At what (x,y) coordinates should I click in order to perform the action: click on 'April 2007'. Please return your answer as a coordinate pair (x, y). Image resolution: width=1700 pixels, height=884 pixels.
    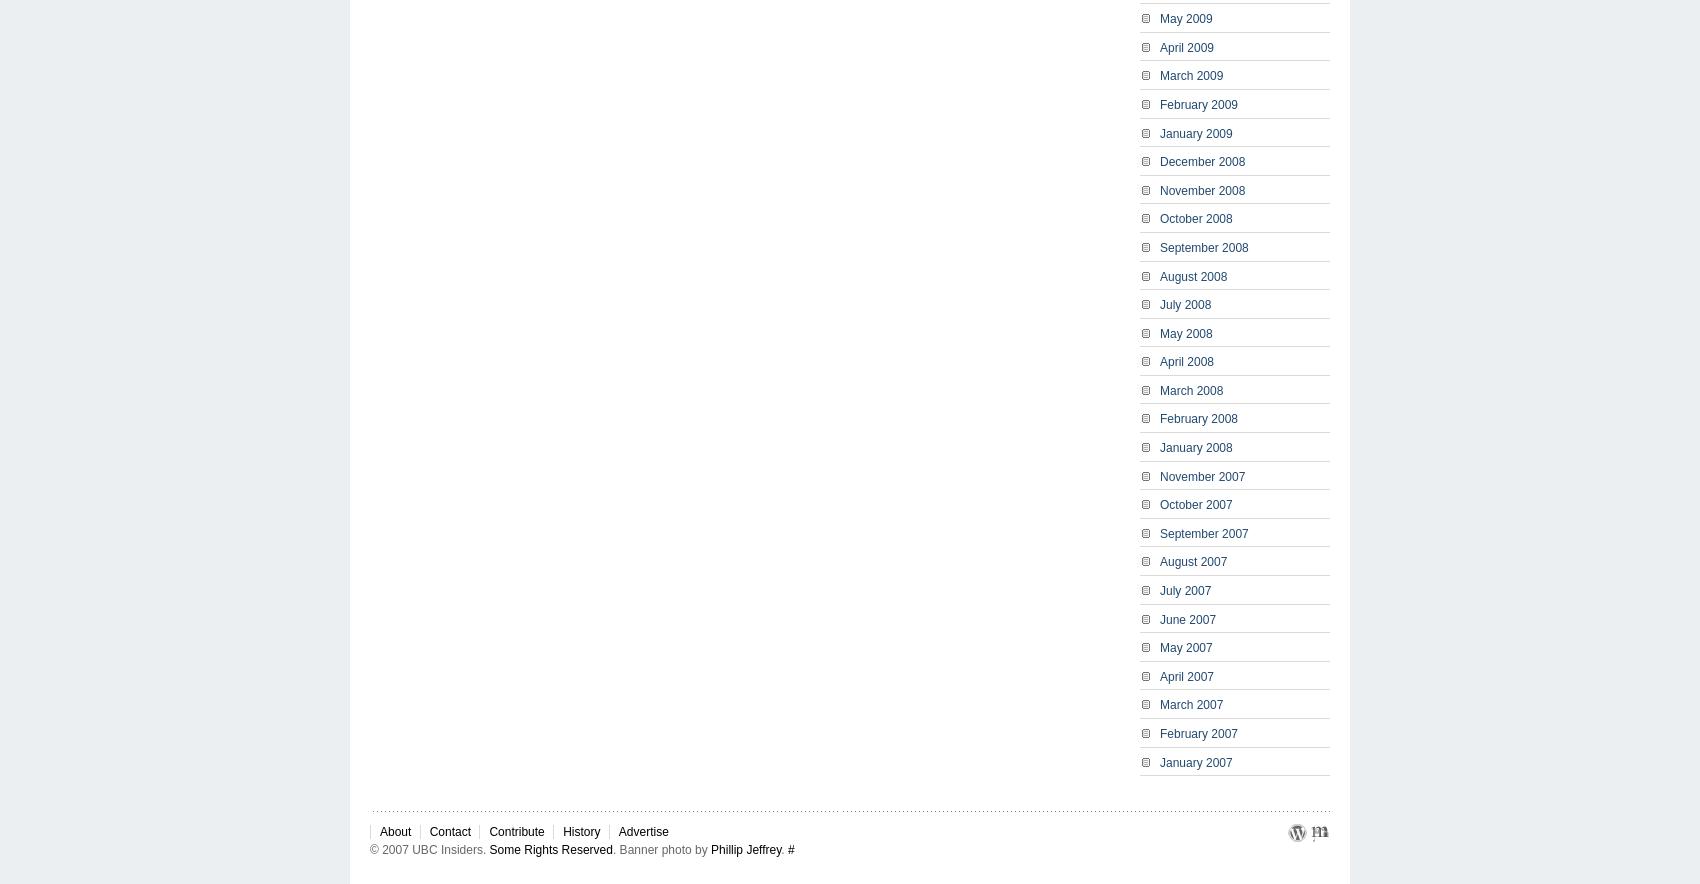
    Looking at the image, I should click on (1185, 675).